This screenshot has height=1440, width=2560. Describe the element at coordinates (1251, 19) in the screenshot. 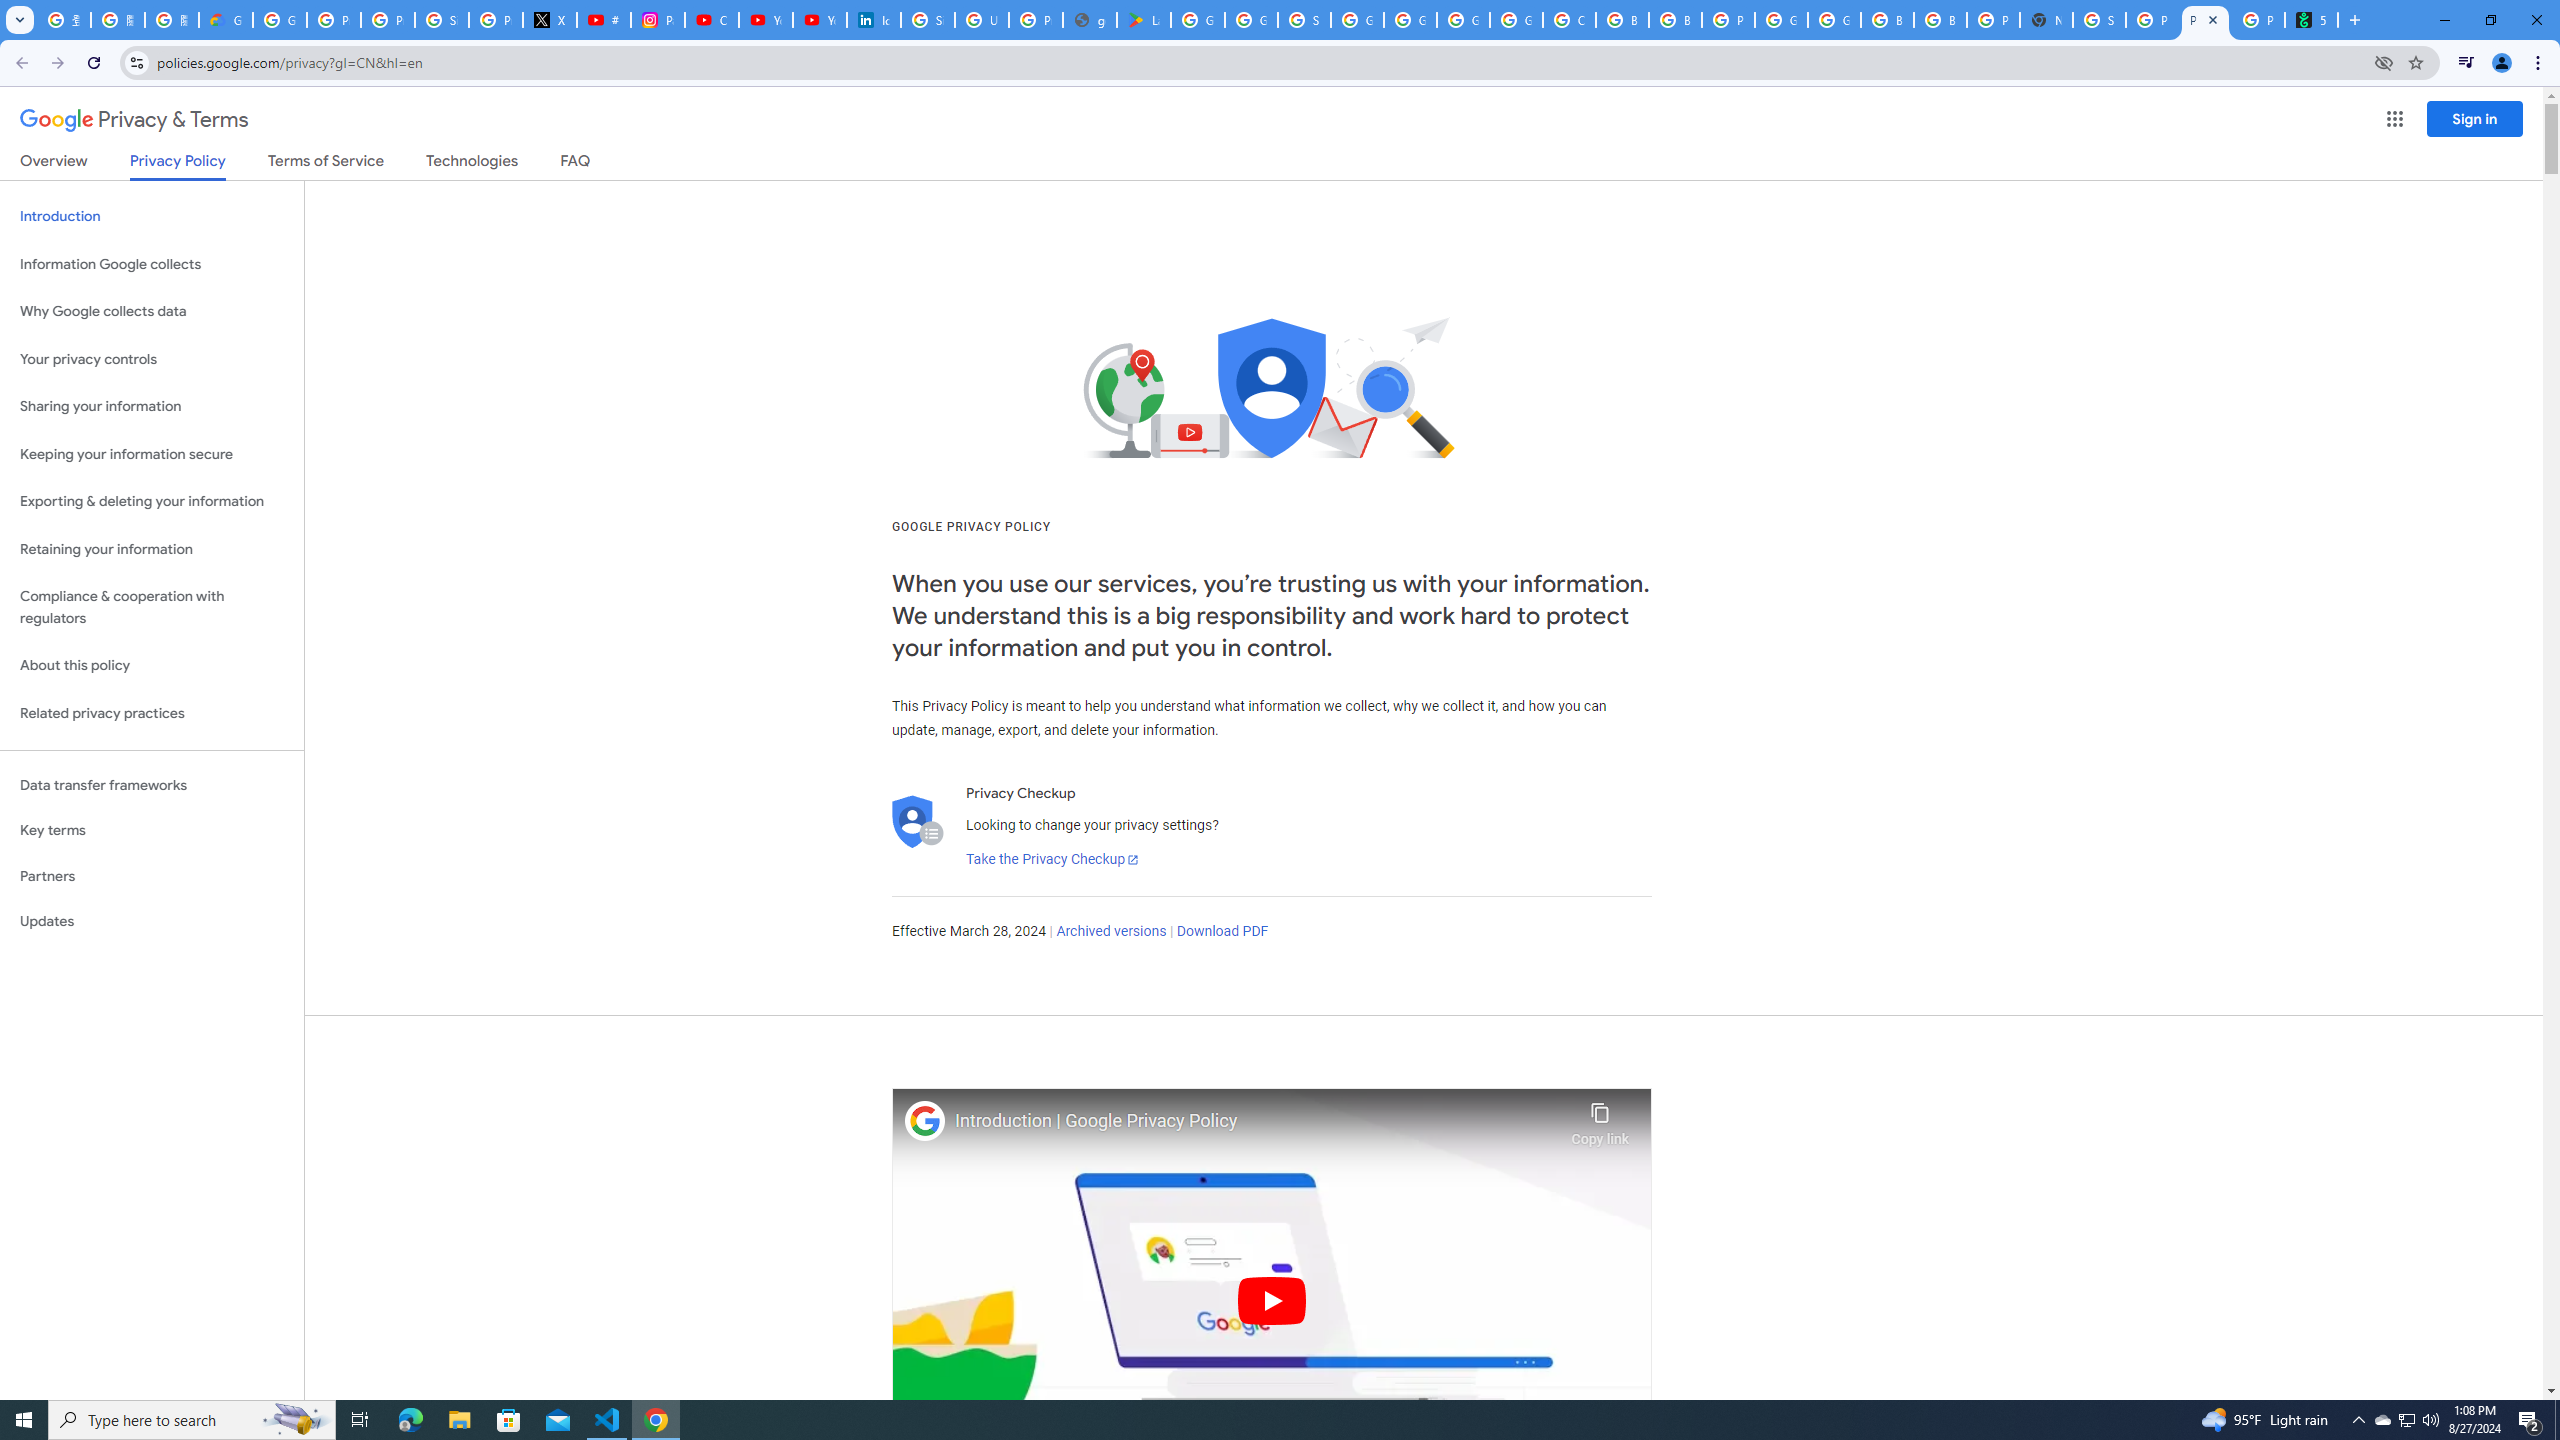

I see `'Google Workspace - Specific Terms'` at that location.